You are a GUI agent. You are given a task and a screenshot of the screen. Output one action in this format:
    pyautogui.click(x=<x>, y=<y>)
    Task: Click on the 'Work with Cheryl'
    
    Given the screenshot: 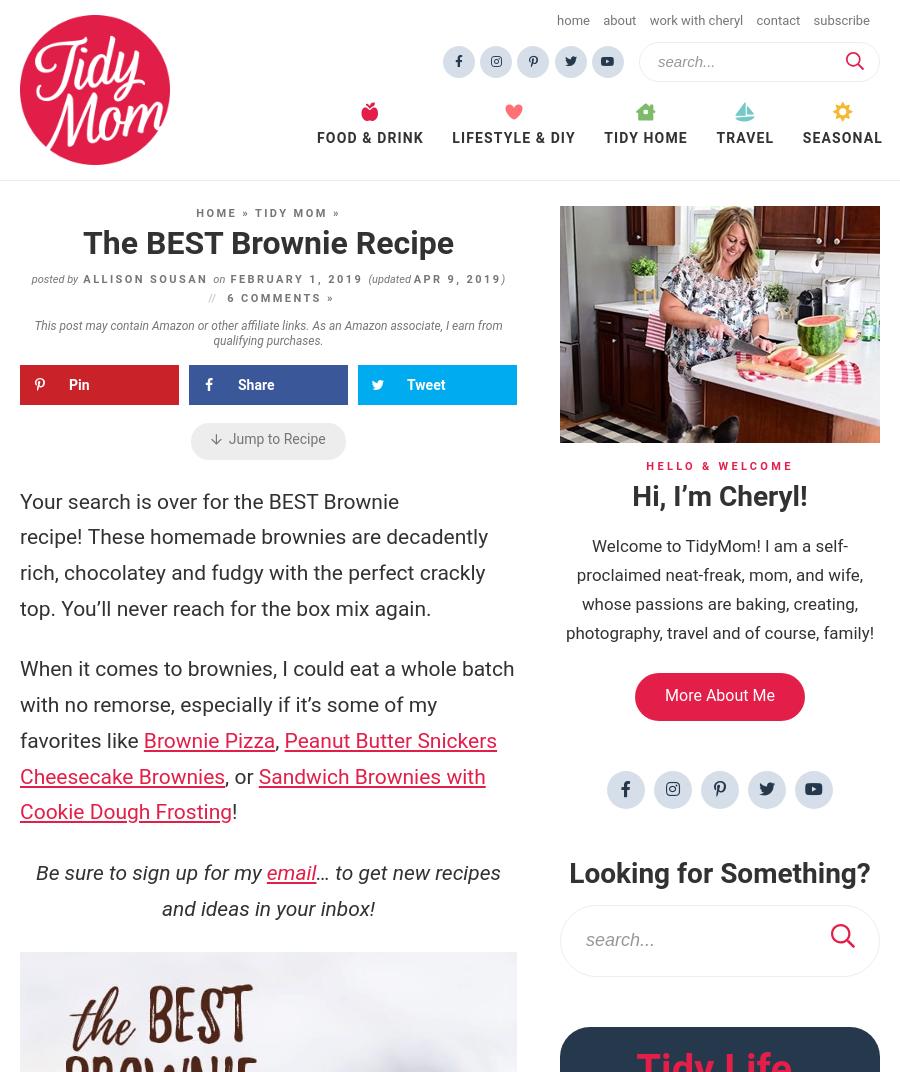 What is the action you would take?
    pyautogui.click(x=694, y=19)
    